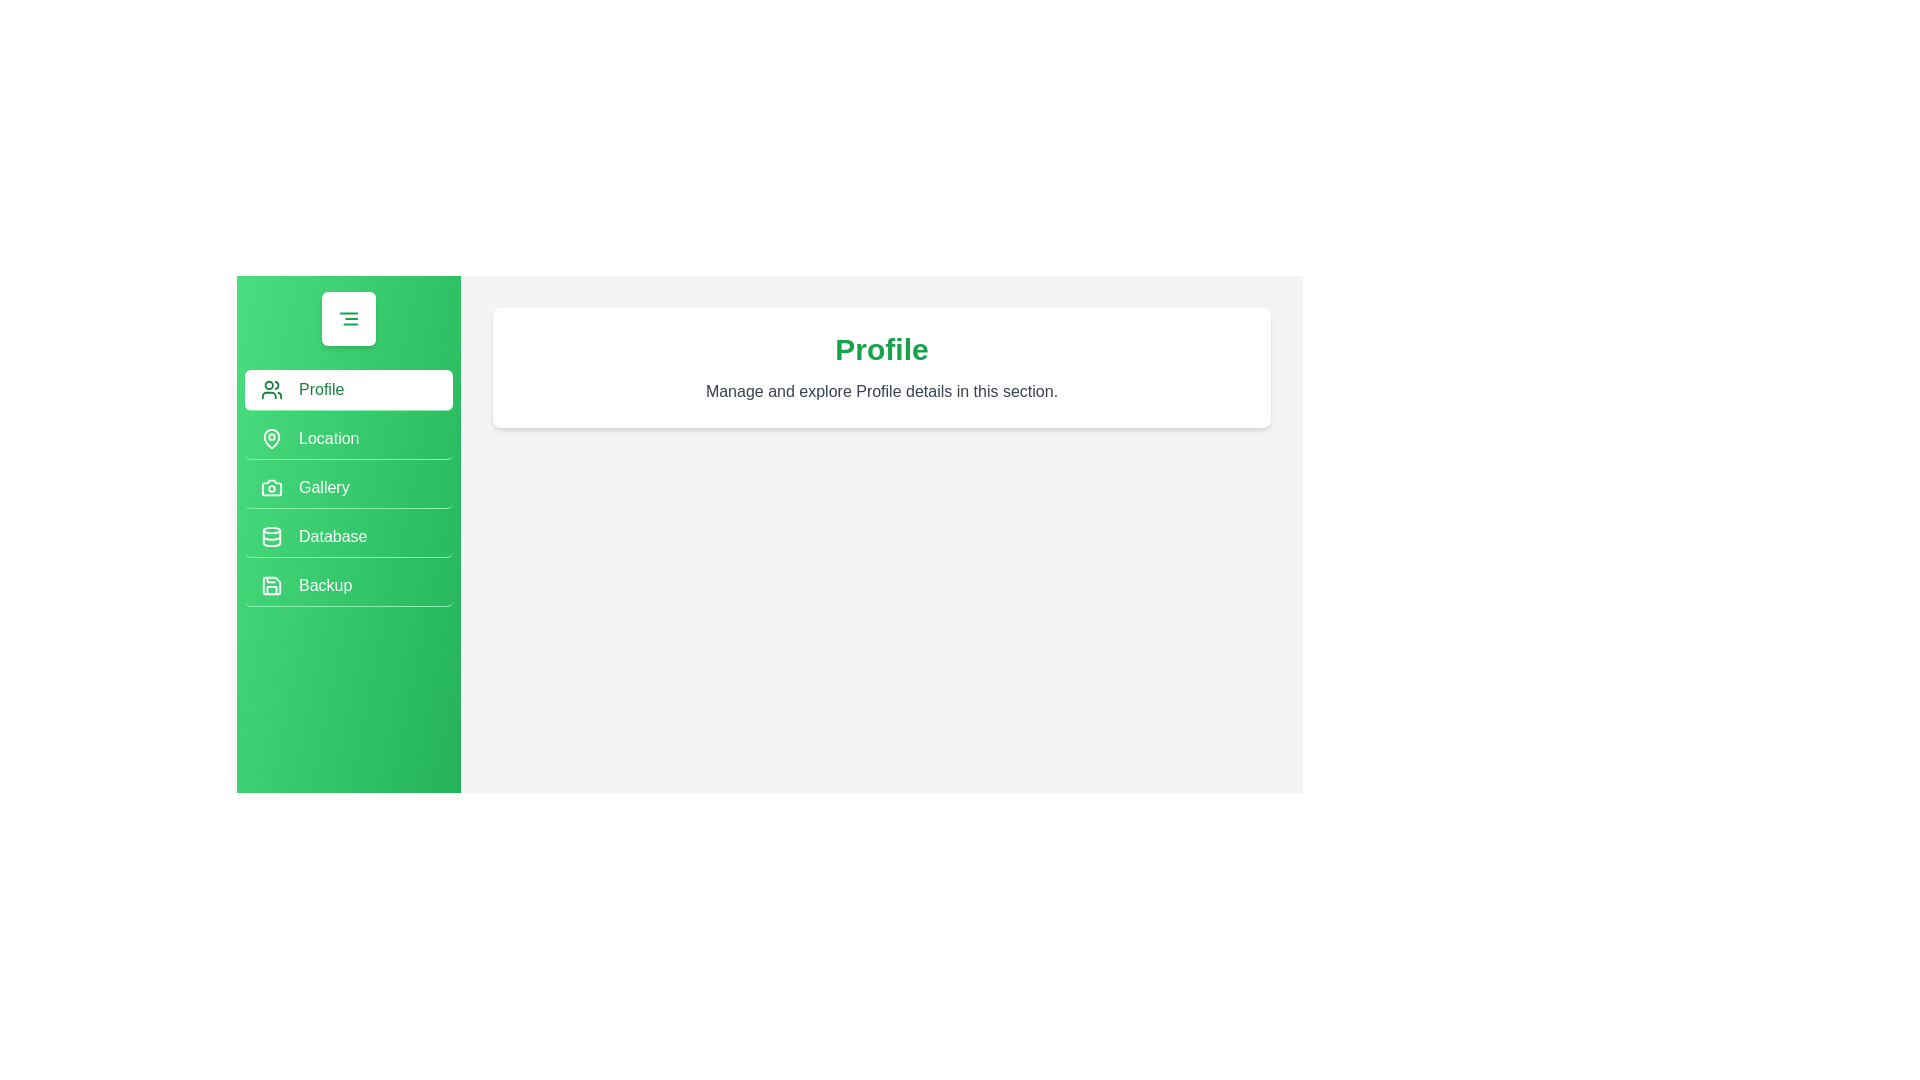  I want to click on the menu option Profile in the drawer, so click(349, 390).